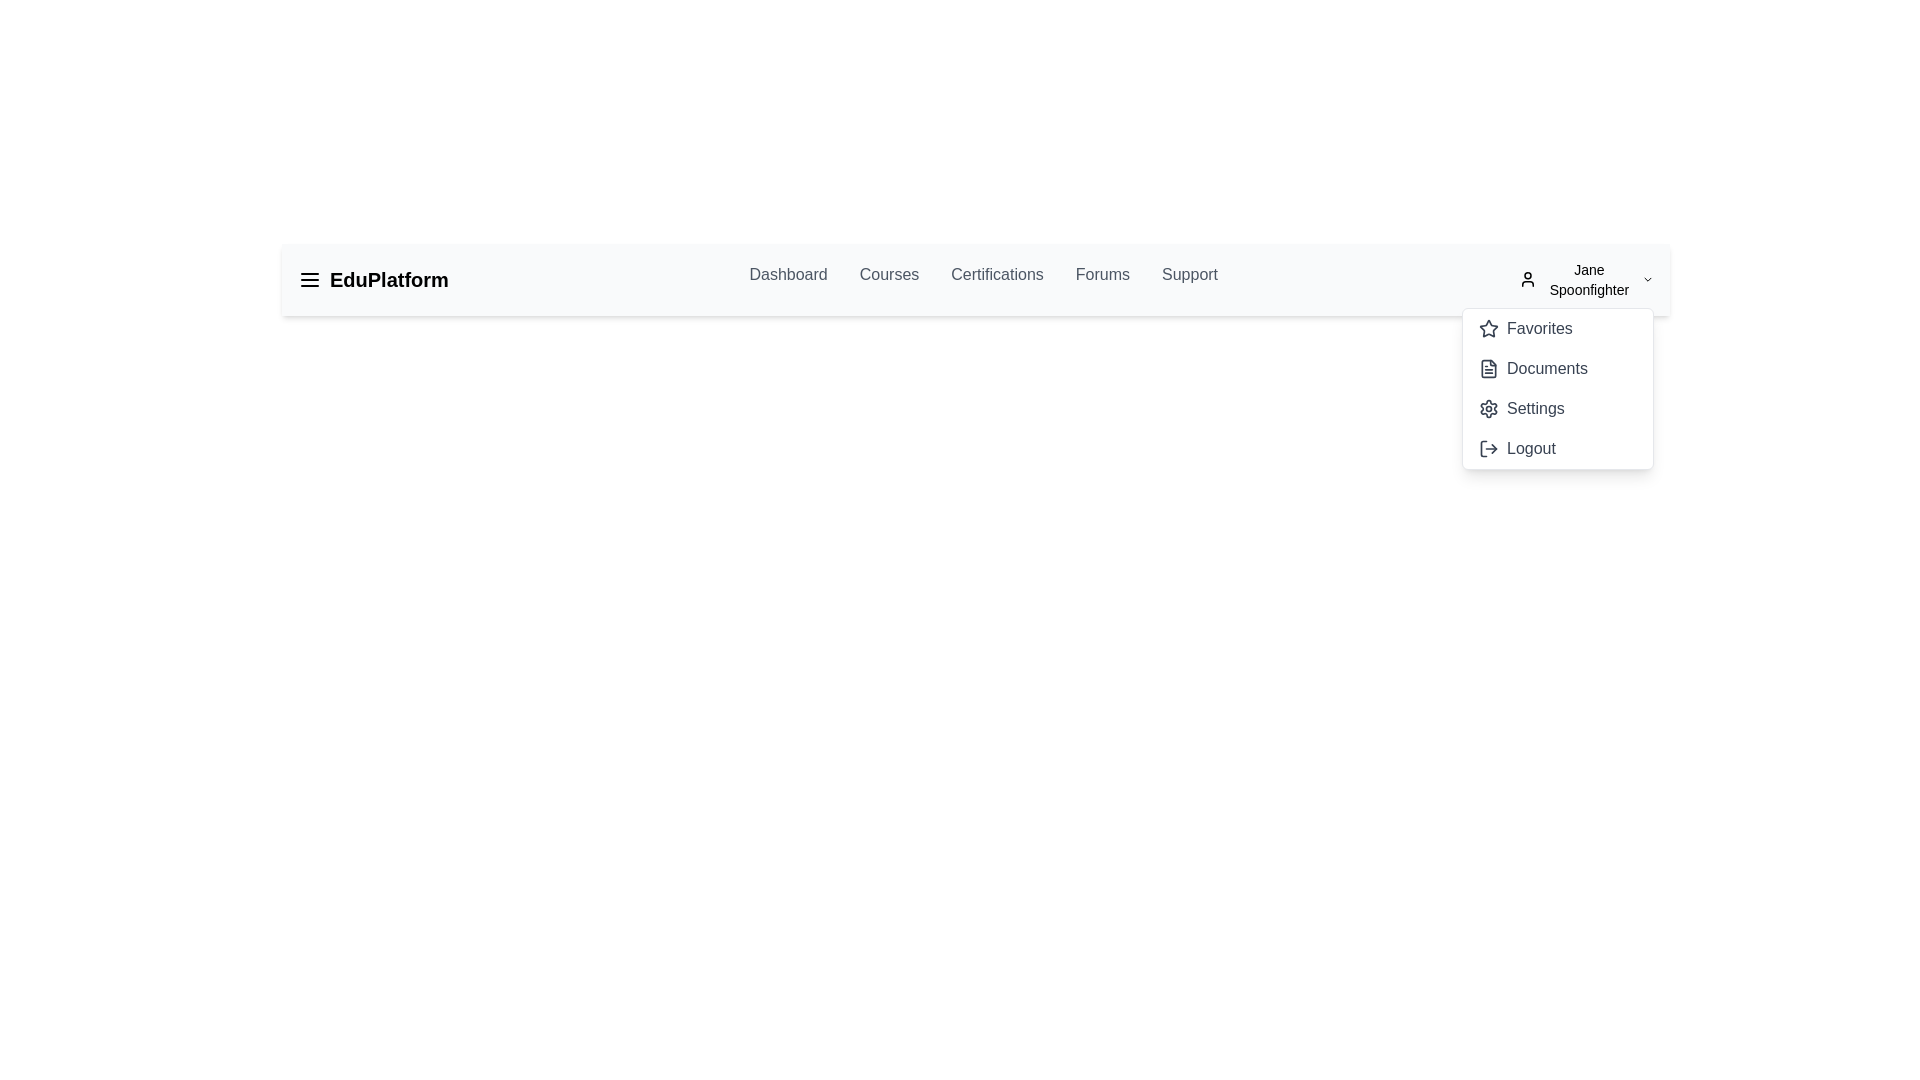  What do you see at coordinates (1101, 280) in the screenshot?
I see `the 'Forums' hyperlink in the navigation bar` at bounding box center [1101, 280].